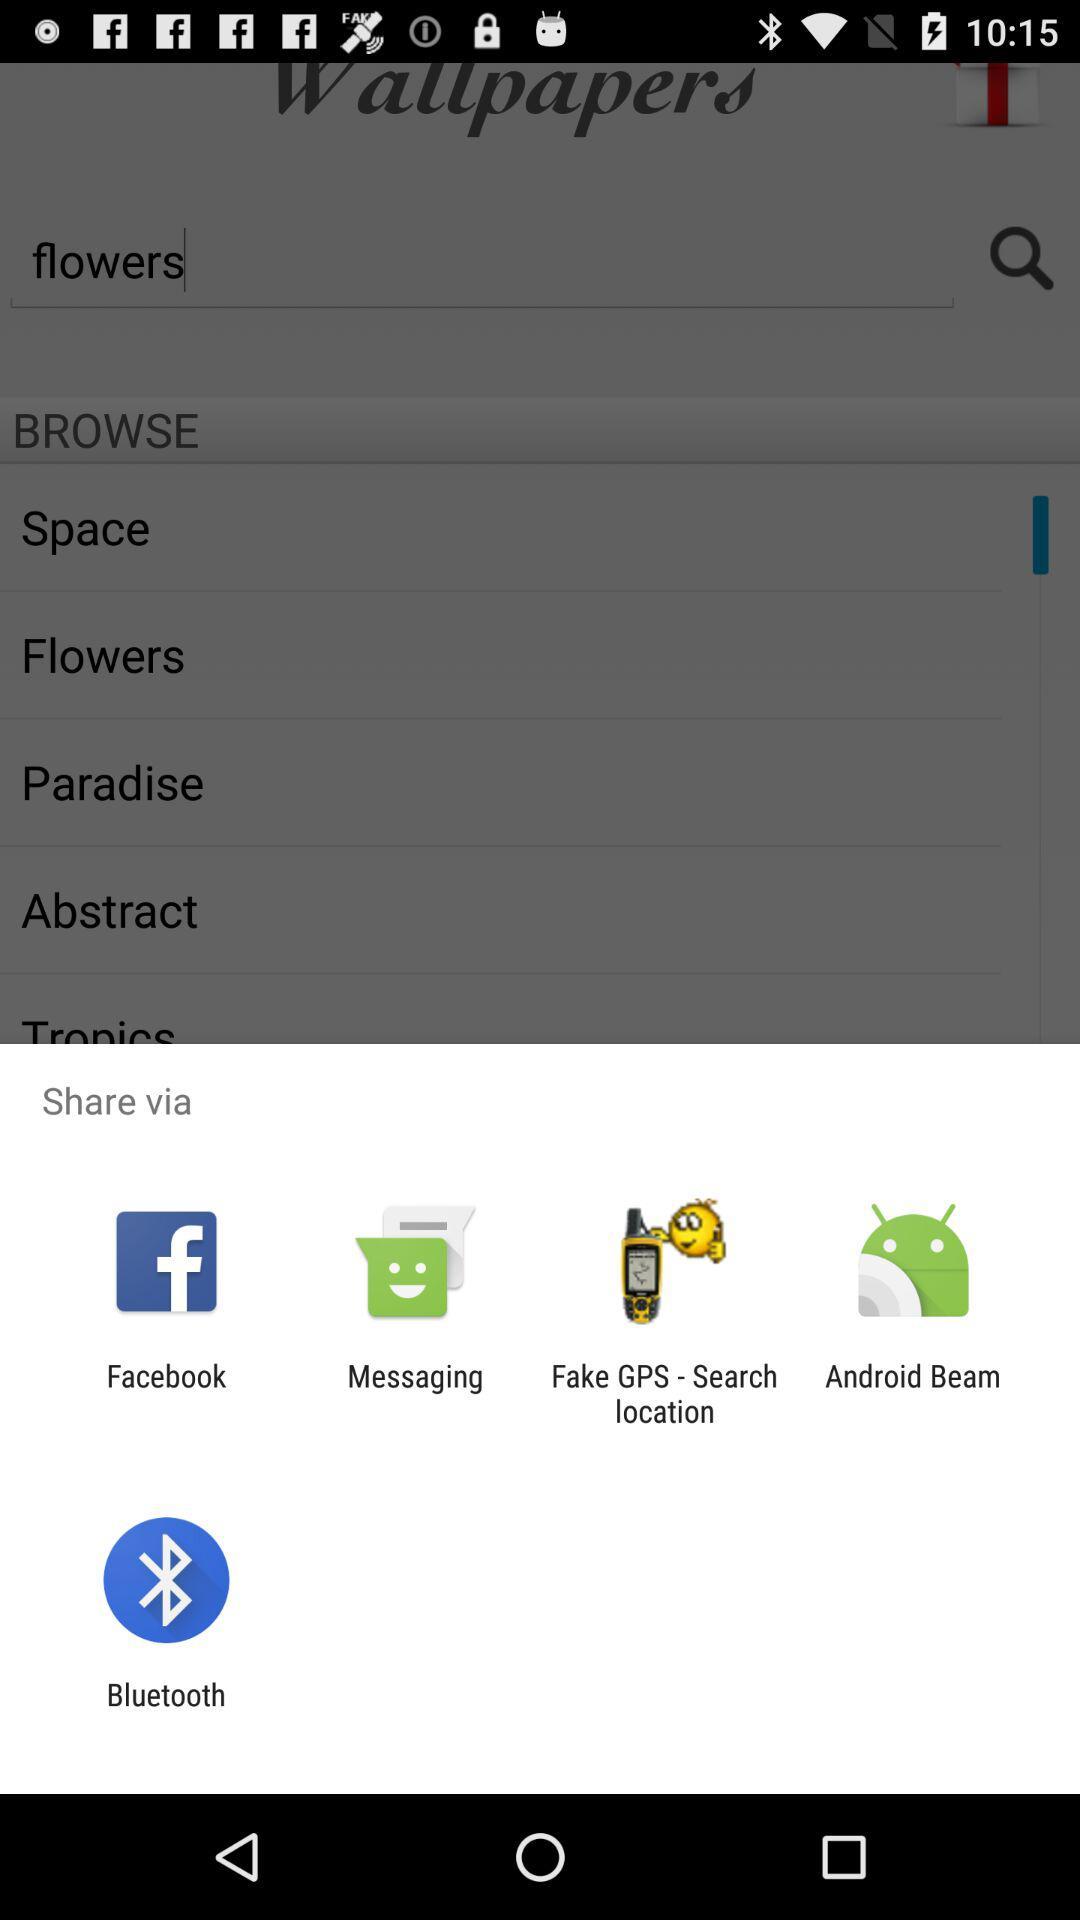 This screenshot has width=1080, height=1920. I want to click on the icon to the right of the facebook app, so click(414, 1392).